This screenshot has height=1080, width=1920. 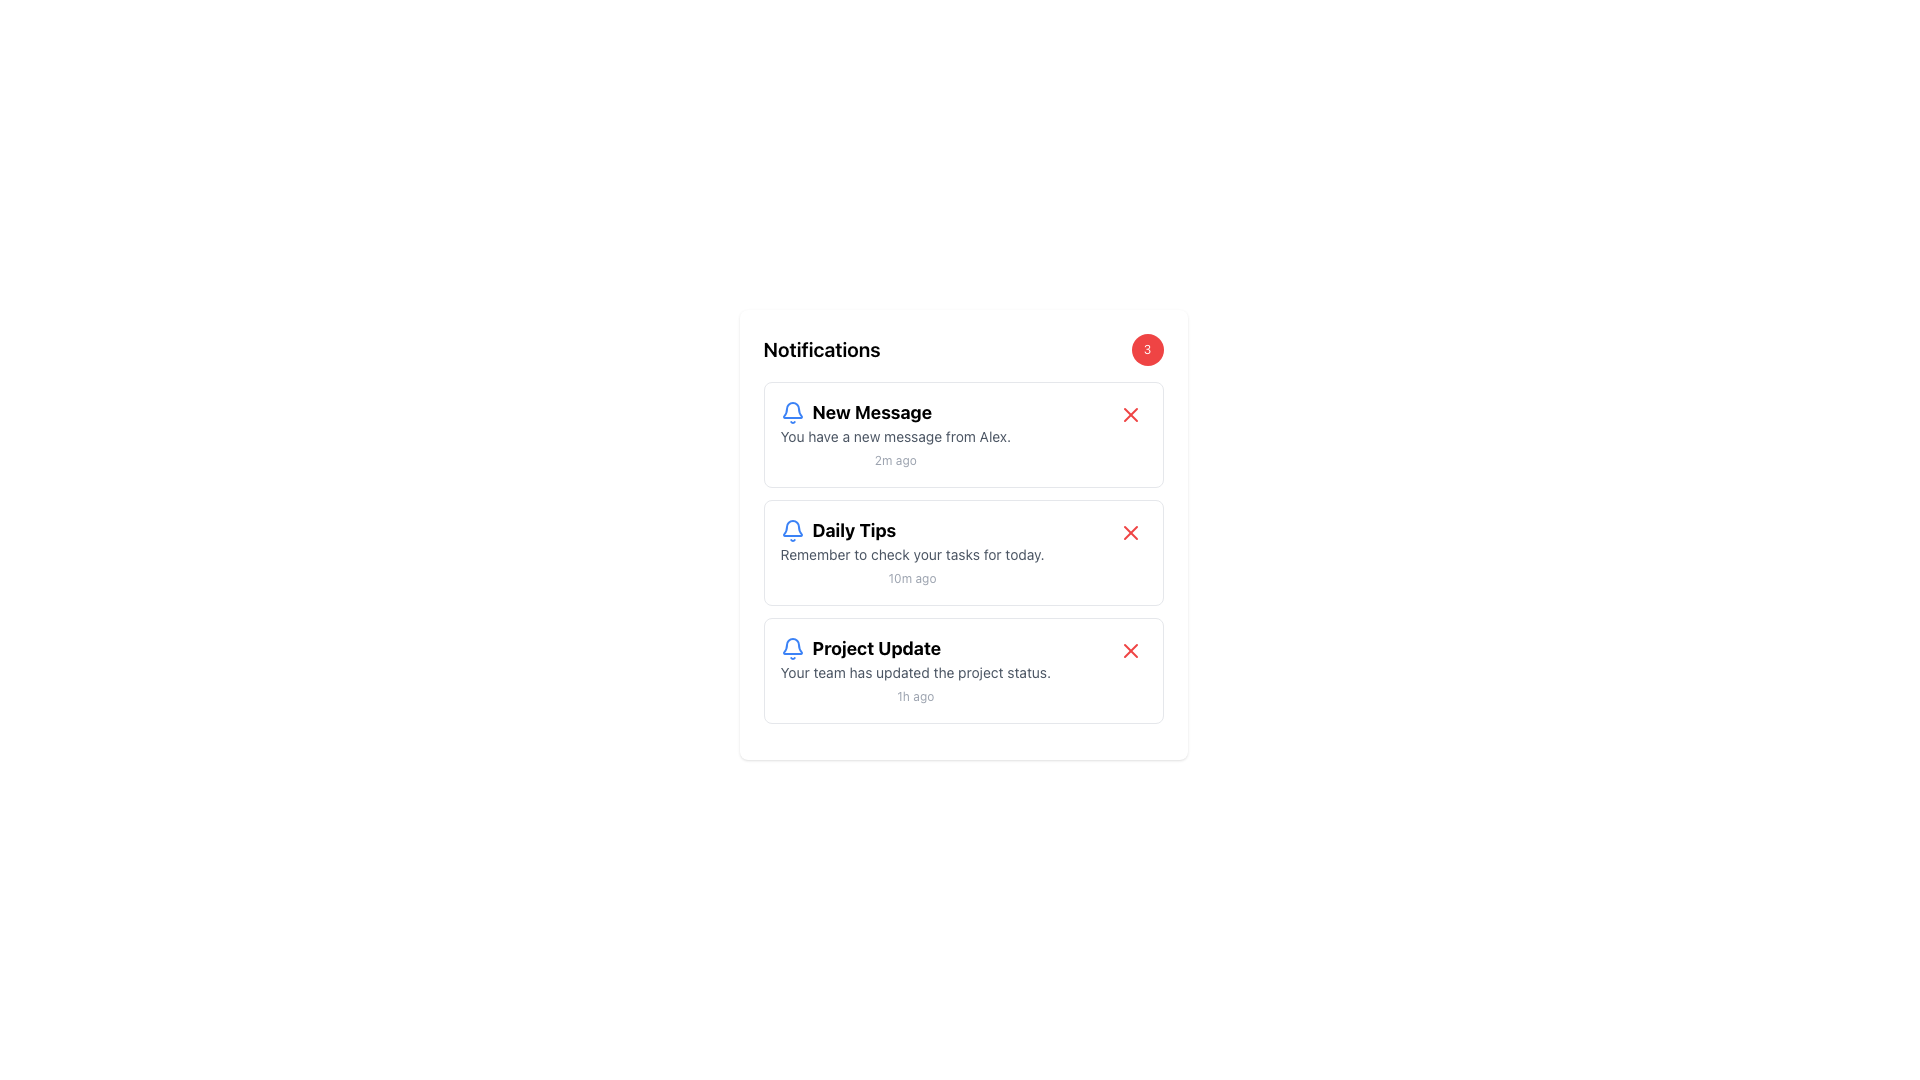 I want to click on the dismiss icon in the first notification card under the 'Notifications' heading, so click(x=1130, y=414).